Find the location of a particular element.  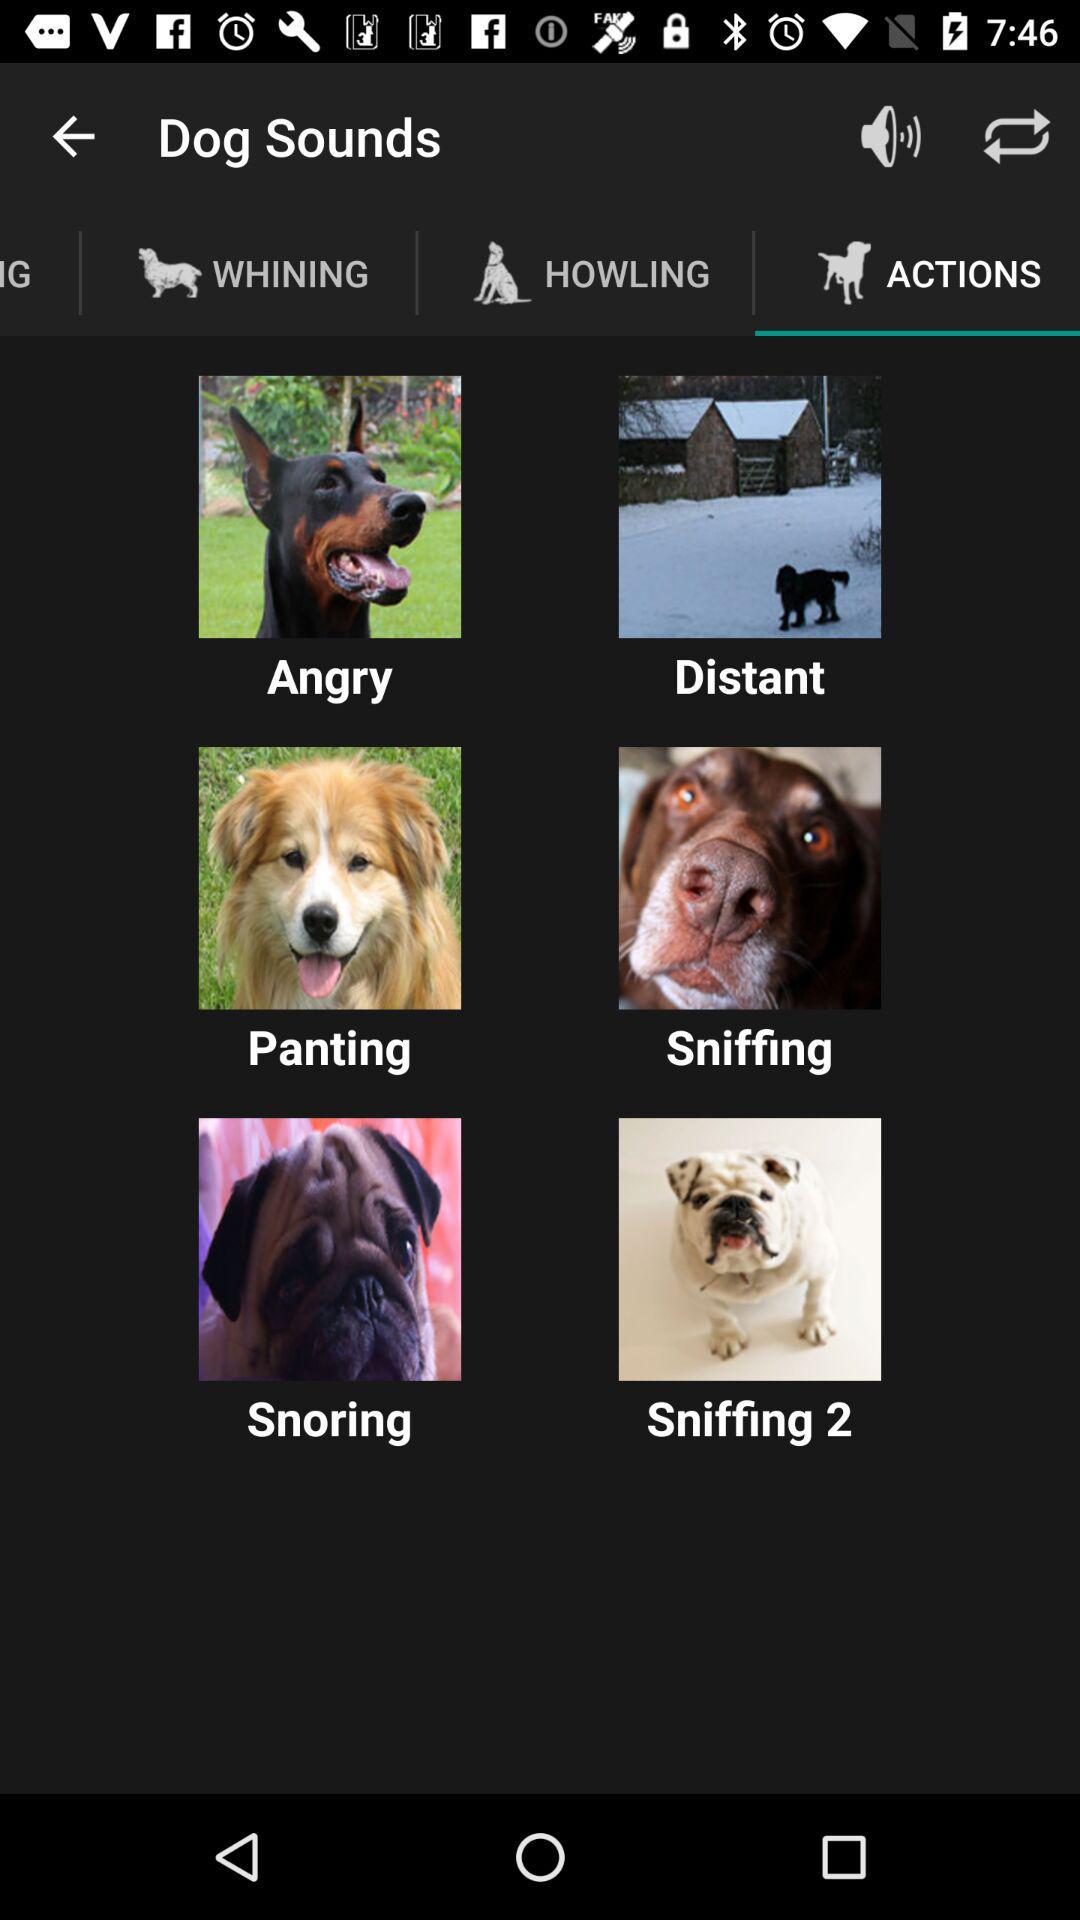

distant dog sound is located at coordinates (749, 507).